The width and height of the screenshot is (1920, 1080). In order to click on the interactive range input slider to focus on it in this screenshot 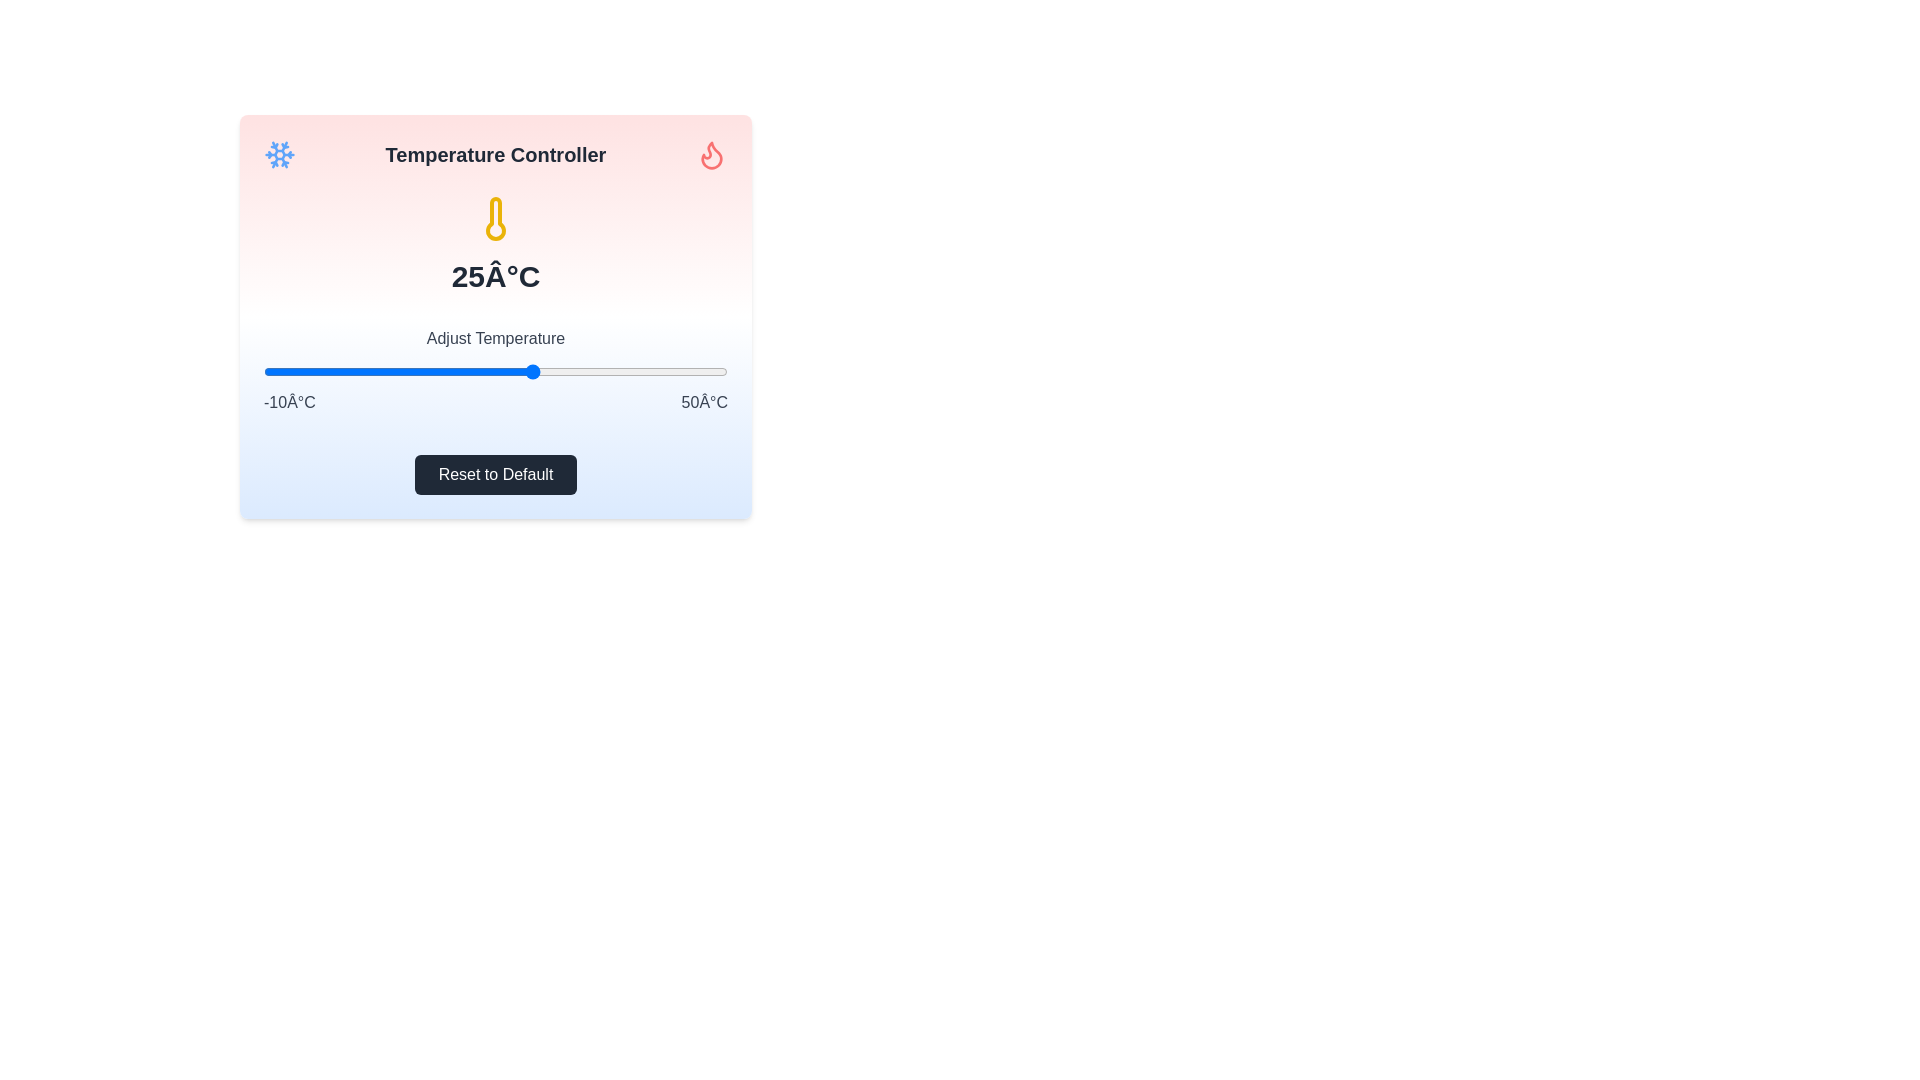, I will do `click(495, 371)`.